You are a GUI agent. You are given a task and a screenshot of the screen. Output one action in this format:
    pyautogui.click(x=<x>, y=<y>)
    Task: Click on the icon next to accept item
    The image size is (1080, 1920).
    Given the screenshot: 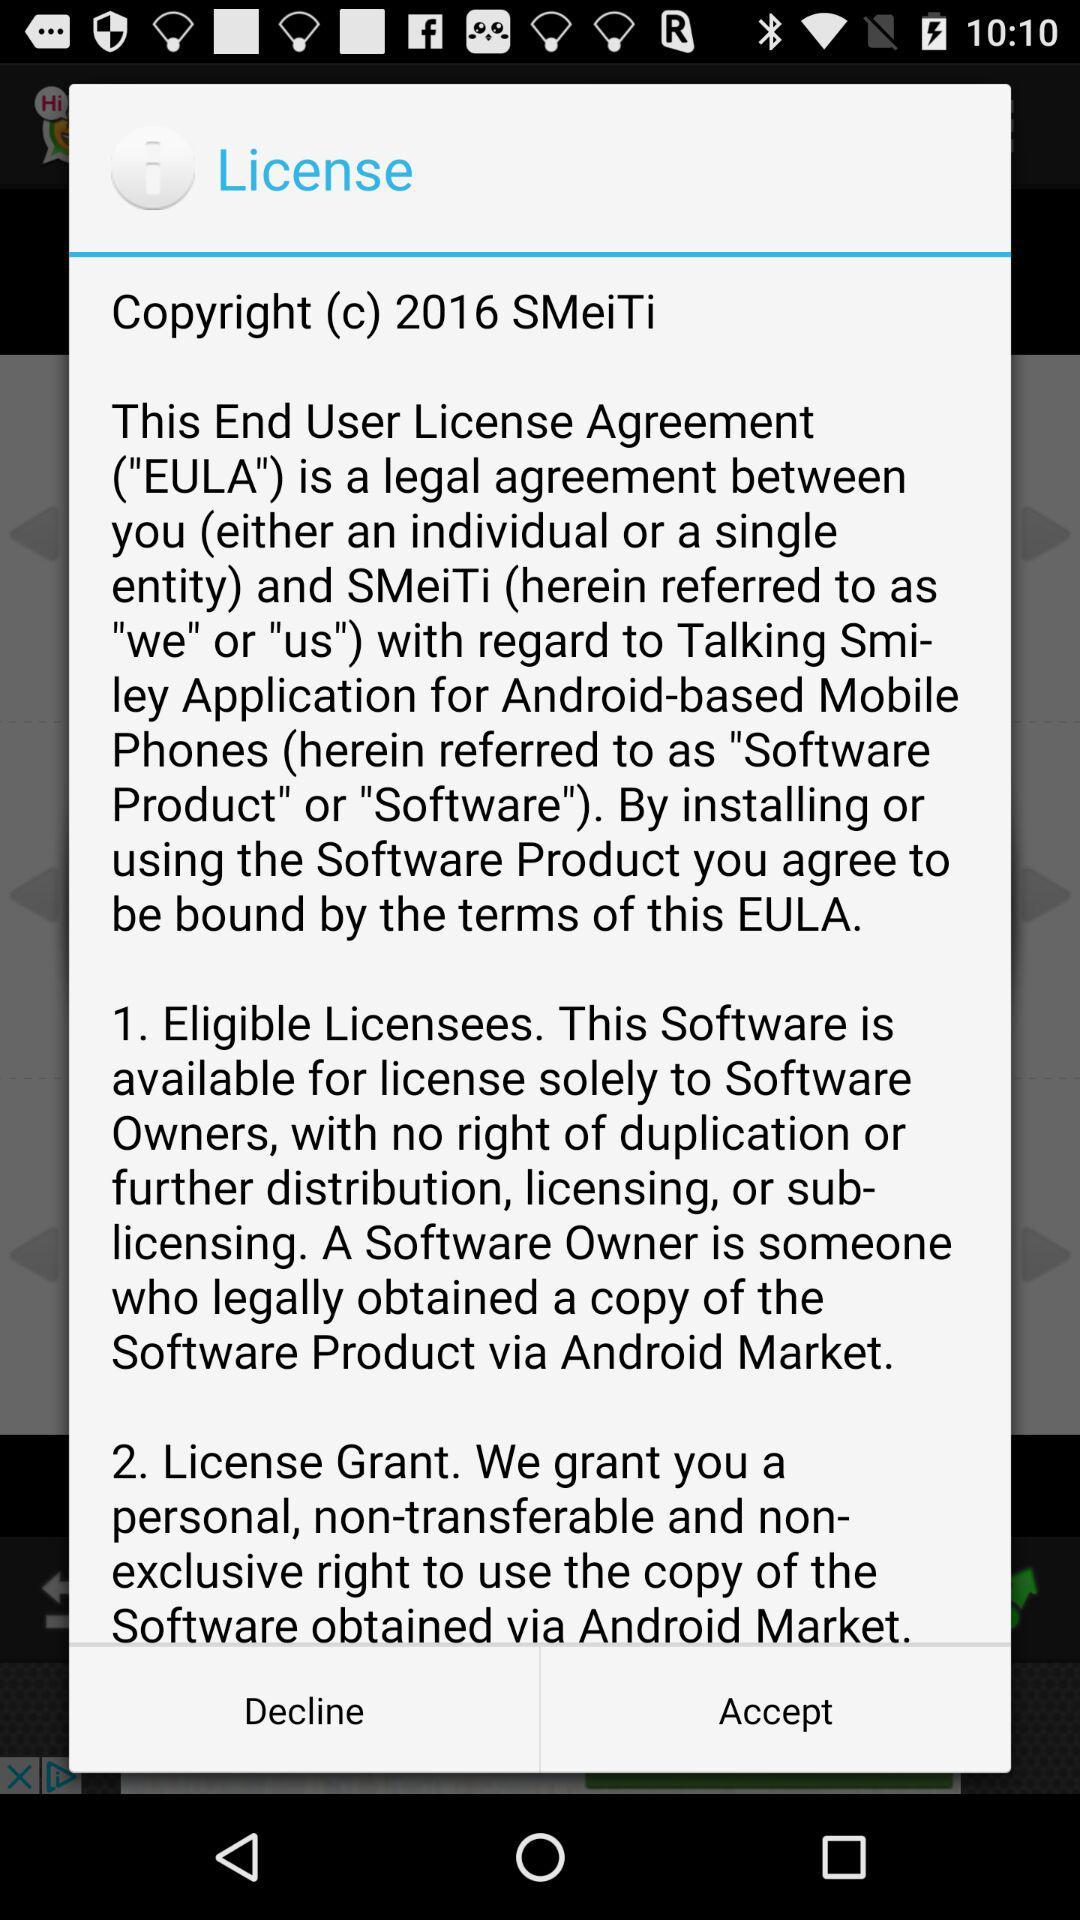 What is the action you would take?
    pyautogui.click(x=304, y=1708)
    